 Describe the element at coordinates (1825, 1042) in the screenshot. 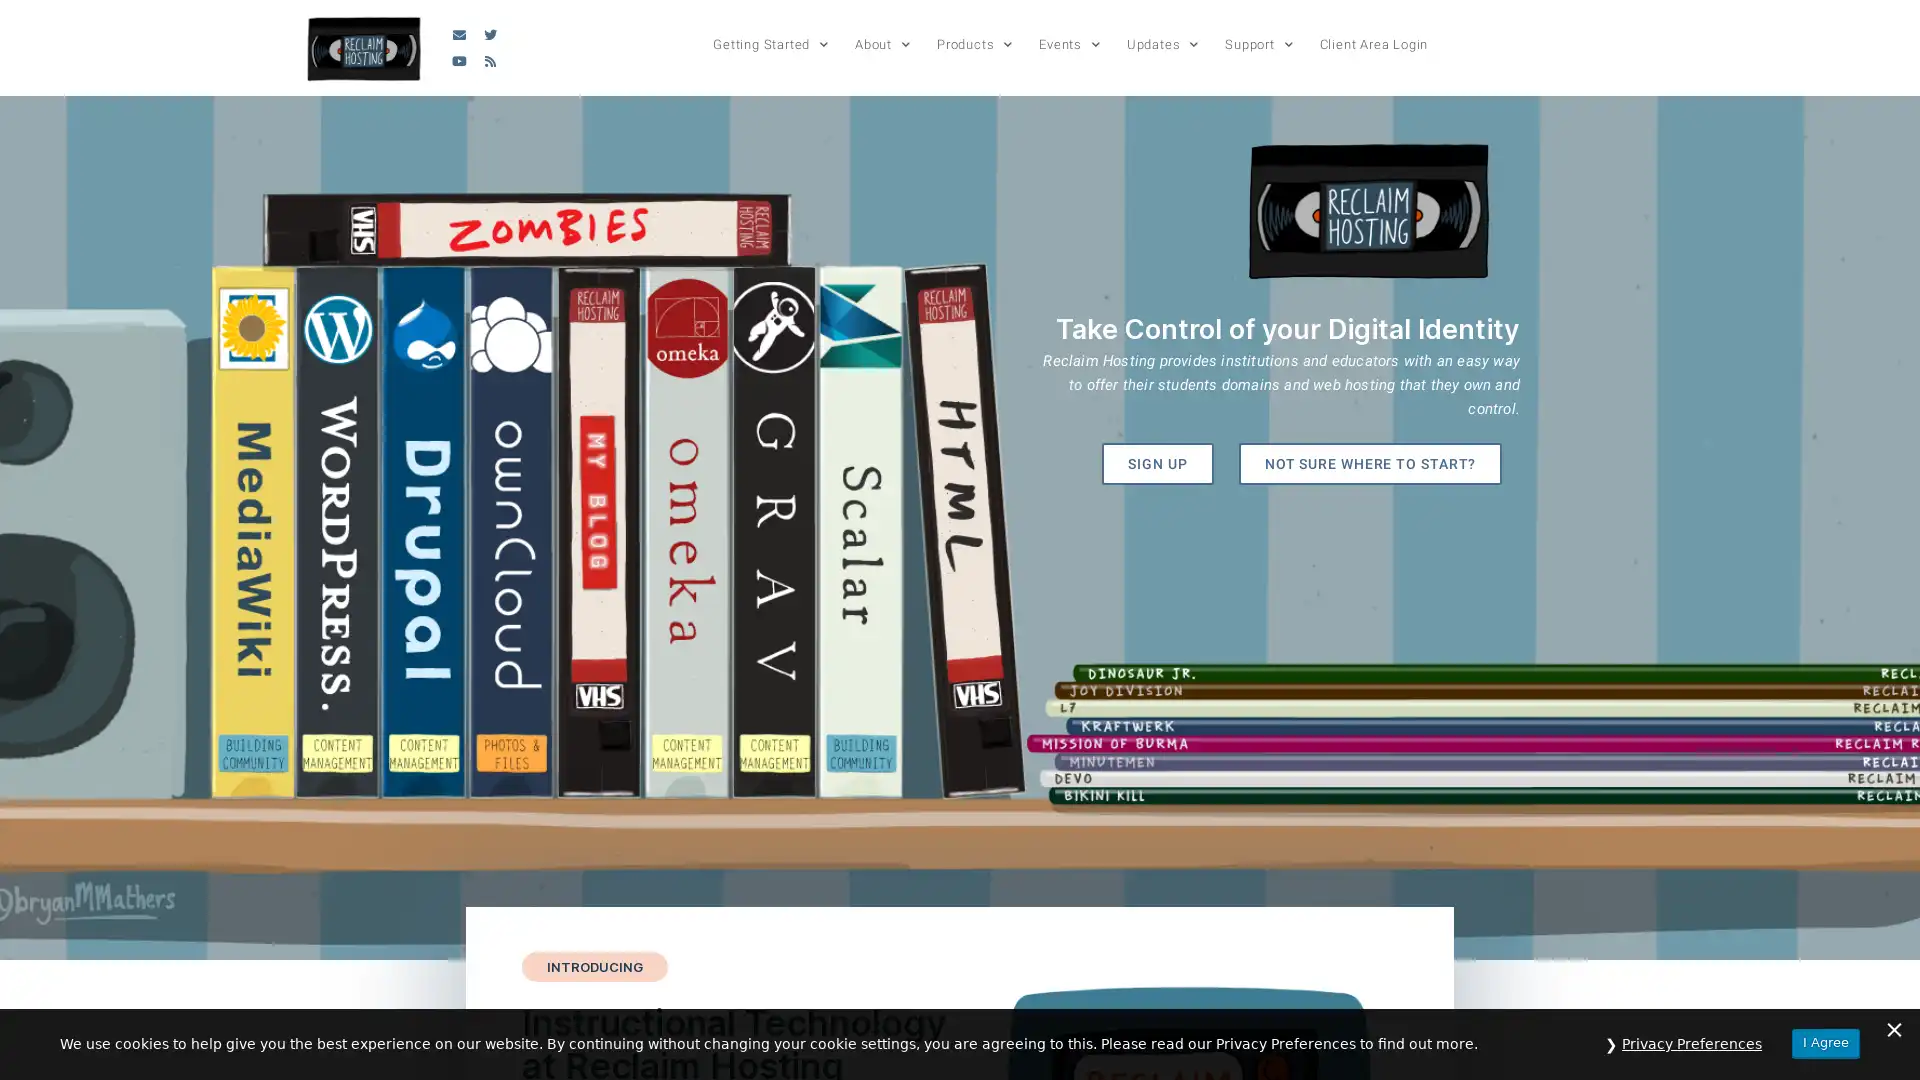

I see `I Agree` at that location.